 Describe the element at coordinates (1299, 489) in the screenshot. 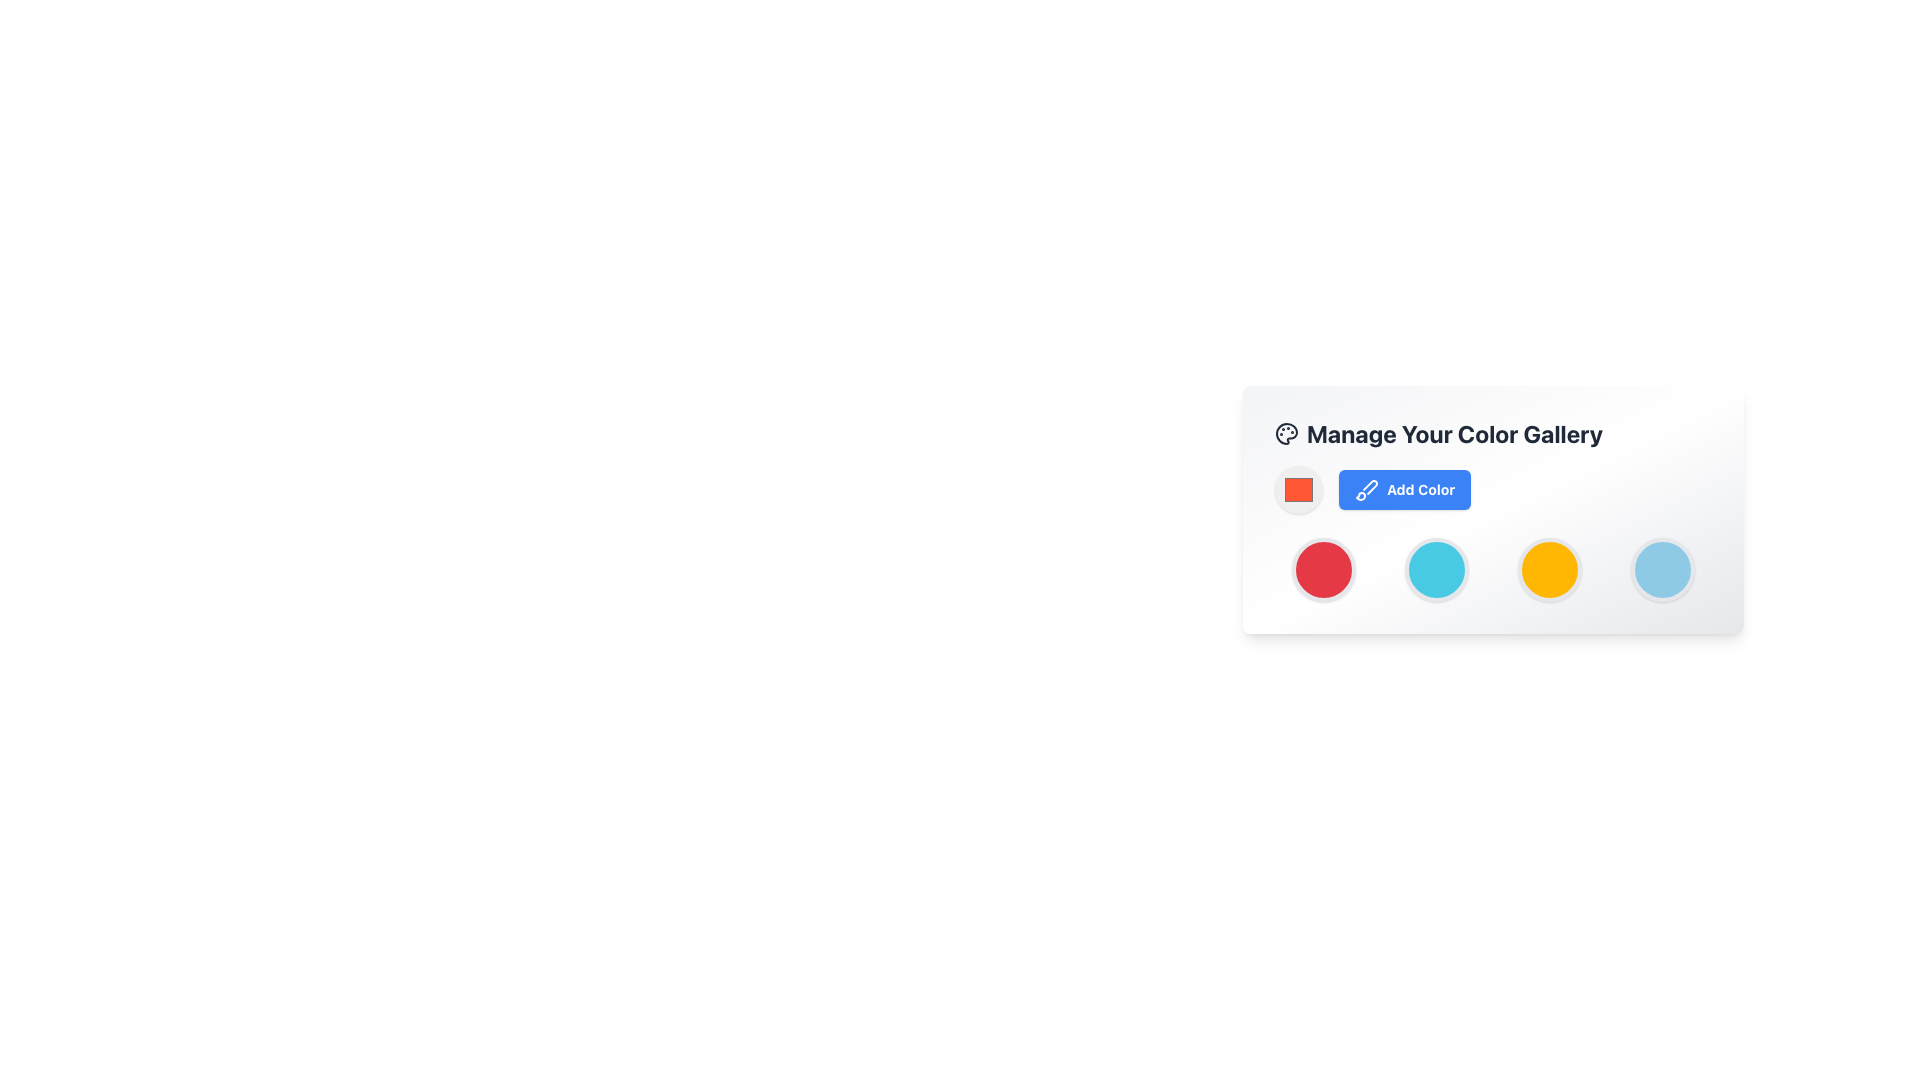

I see `the circular color picker button, which is the leftmost in a horizontal arrangement and features an orange-filled circle with a white background and gray border` at that location.